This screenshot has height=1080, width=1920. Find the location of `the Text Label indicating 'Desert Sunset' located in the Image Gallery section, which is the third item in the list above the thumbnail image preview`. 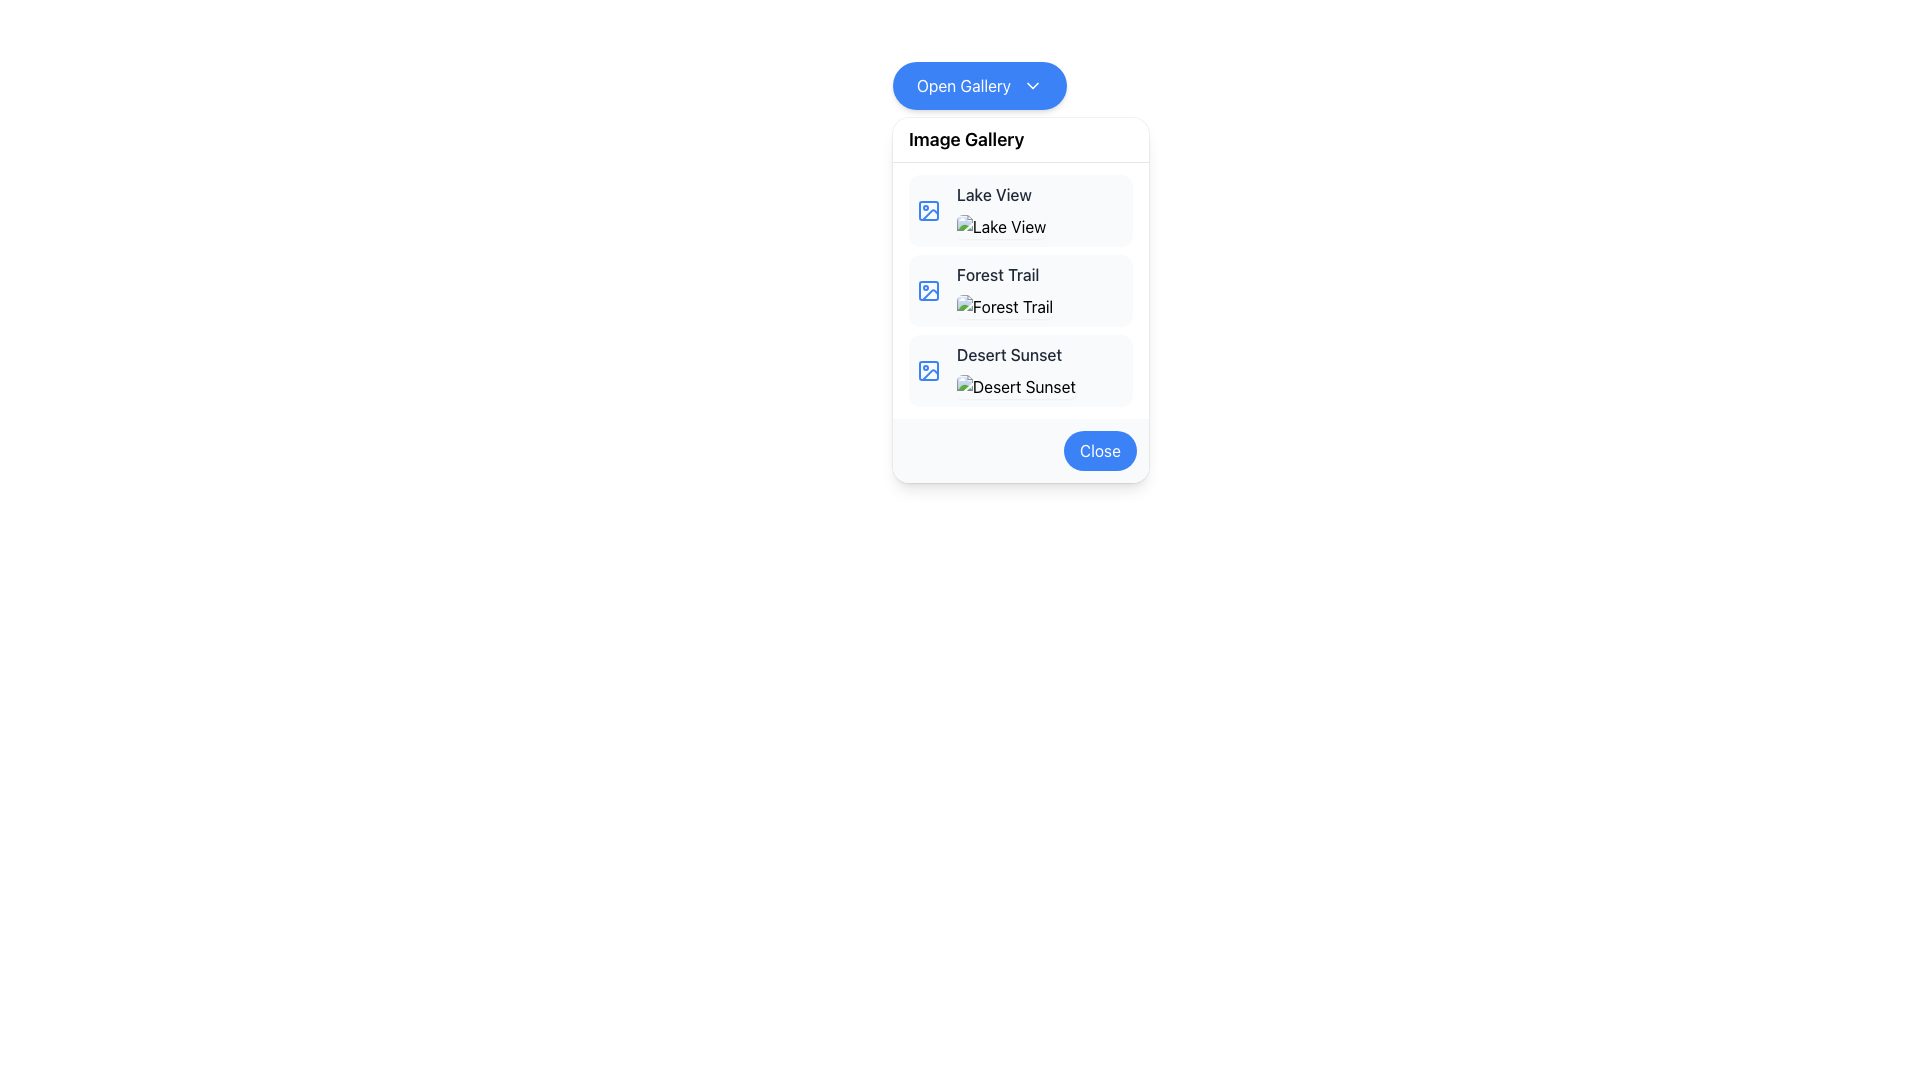

the Text Label indicating 'Desert Sunset' located in the Image Gallery section, which is the third item in the list above the thumbnail image preview is located at coordinates (1016, 353).